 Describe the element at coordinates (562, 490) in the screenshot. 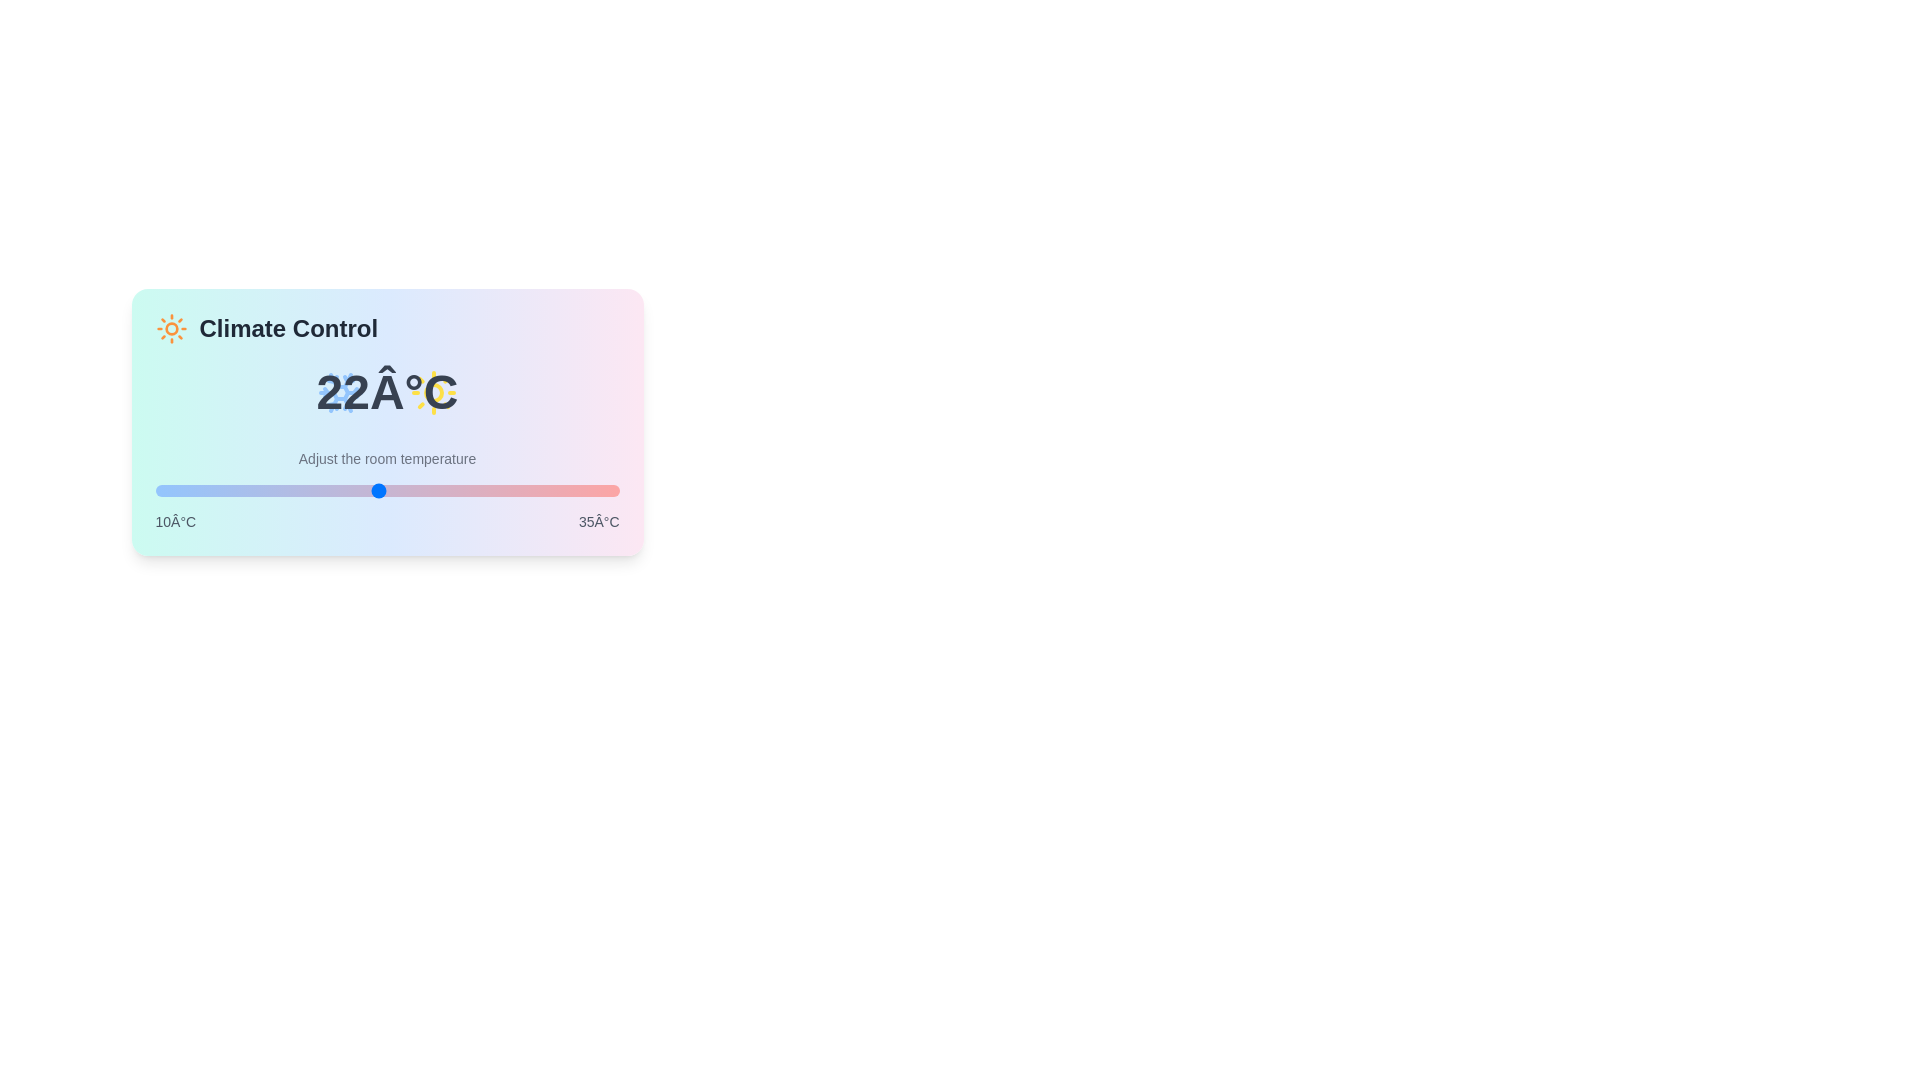

I see `the temperature to 32°C using the slider` at that location.